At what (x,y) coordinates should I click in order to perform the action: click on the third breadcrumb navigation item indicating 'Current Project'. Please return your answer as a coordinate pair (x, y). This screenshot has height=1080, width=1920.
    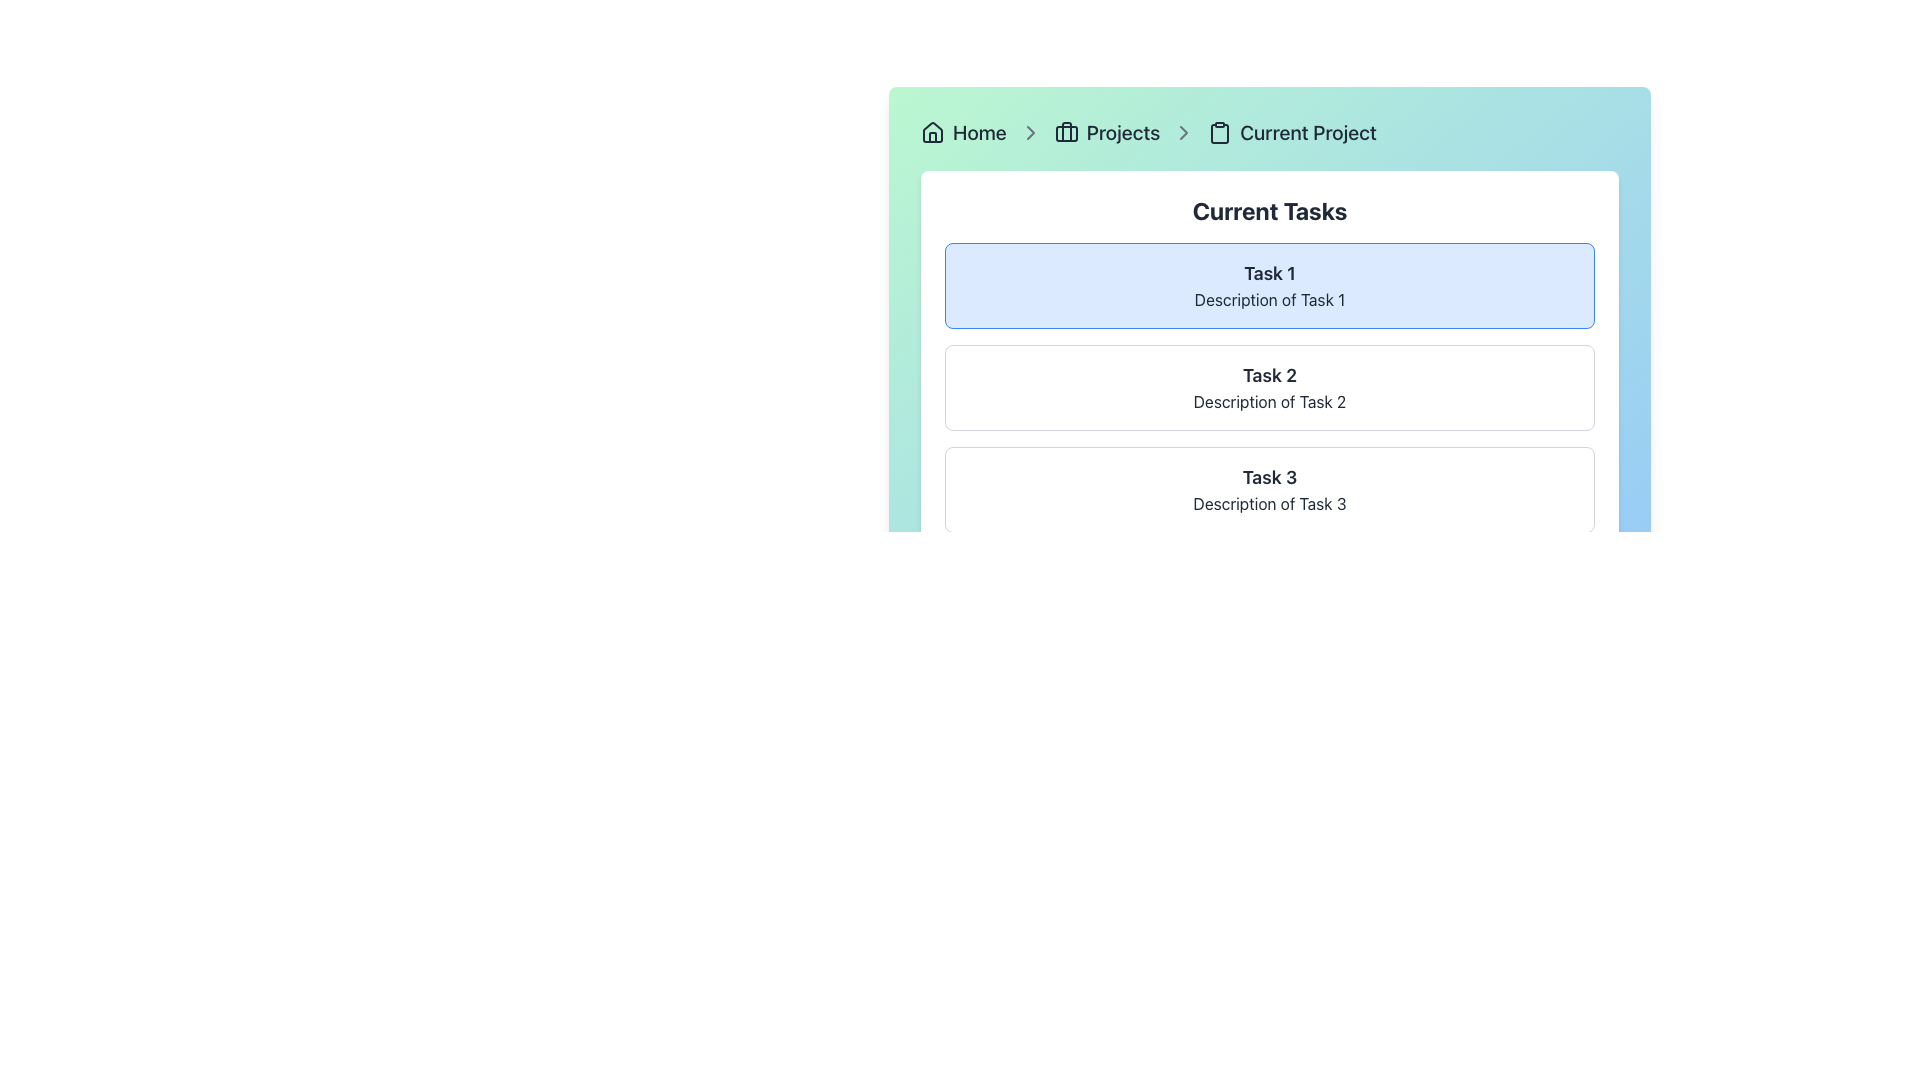
    Looking at the image, I should click on (1292, 132).